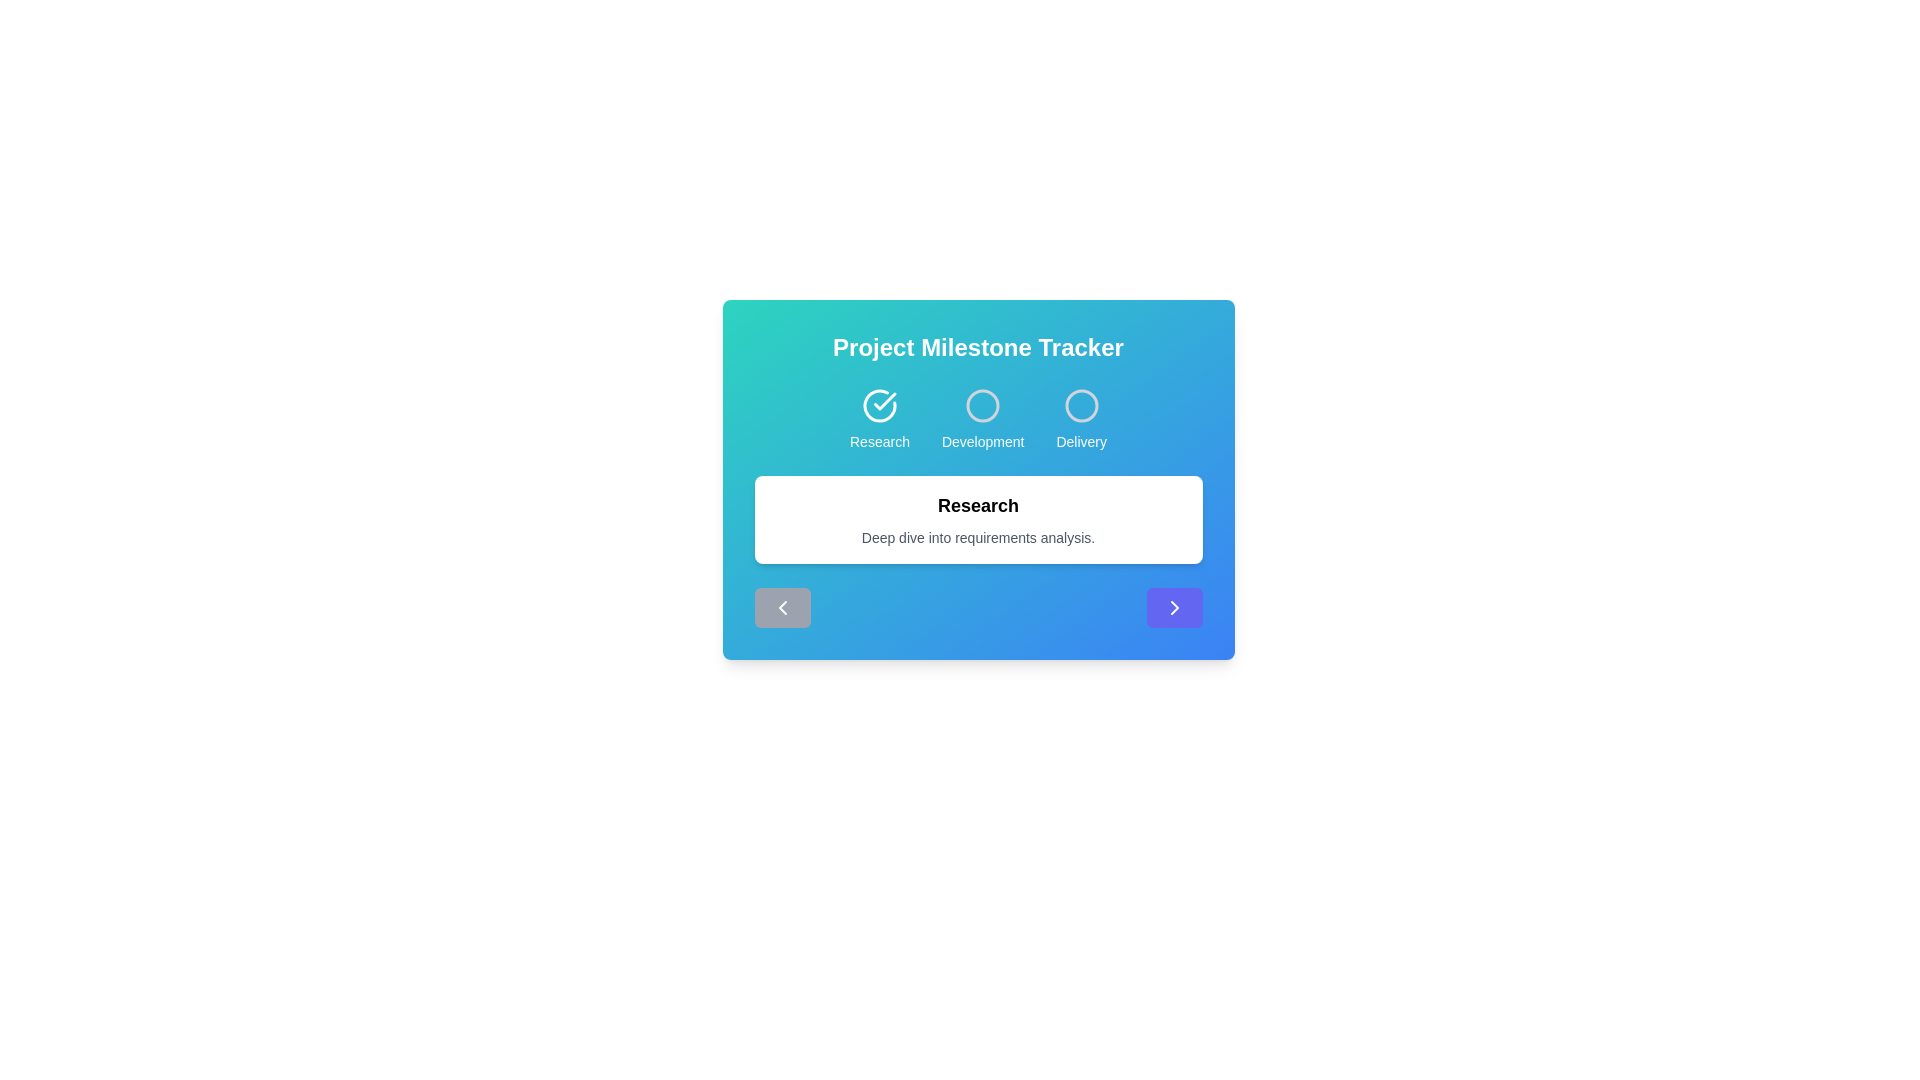 This screenshot has height=1080, width=1920. I want to click on the 'Delivery' icon, so click(1080, 405).